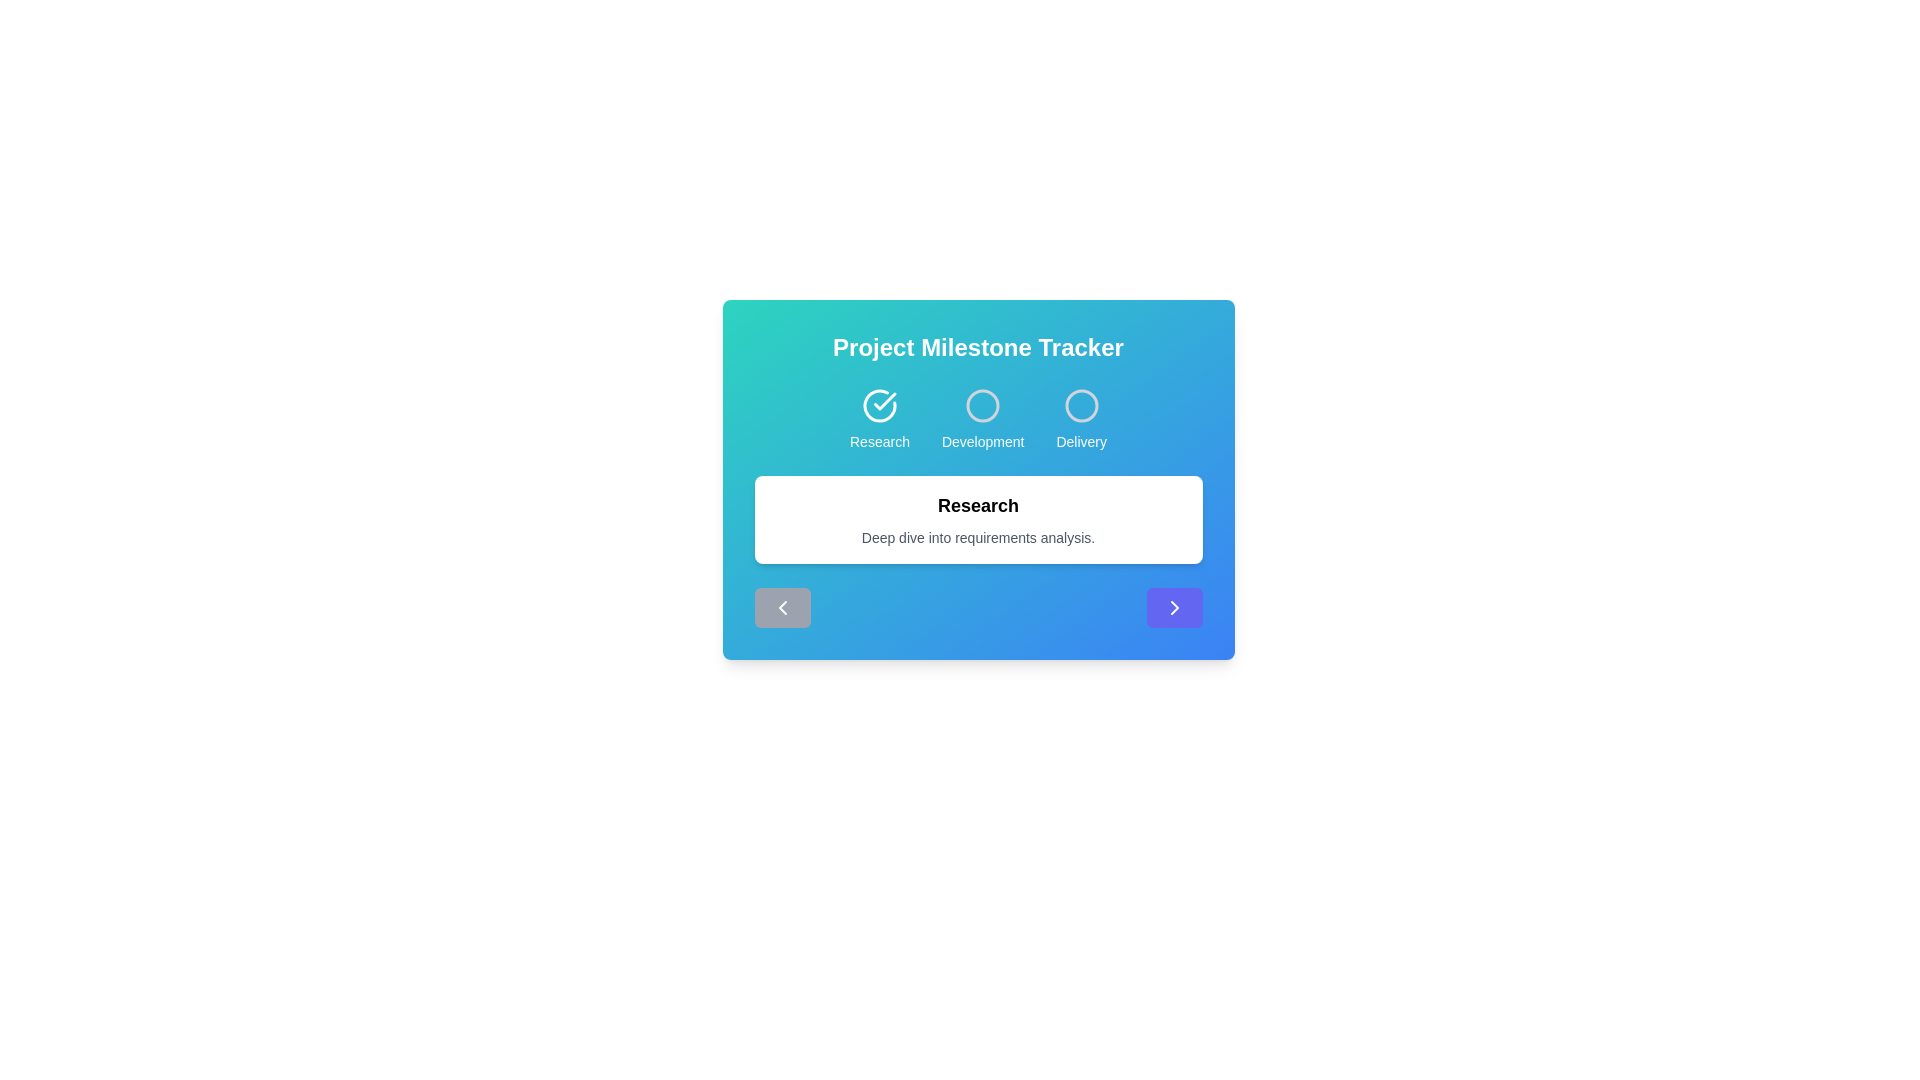 This screenshot has height=1080, width=1920. I want to click on the 'Delivery' icon, so click(1080, 405).